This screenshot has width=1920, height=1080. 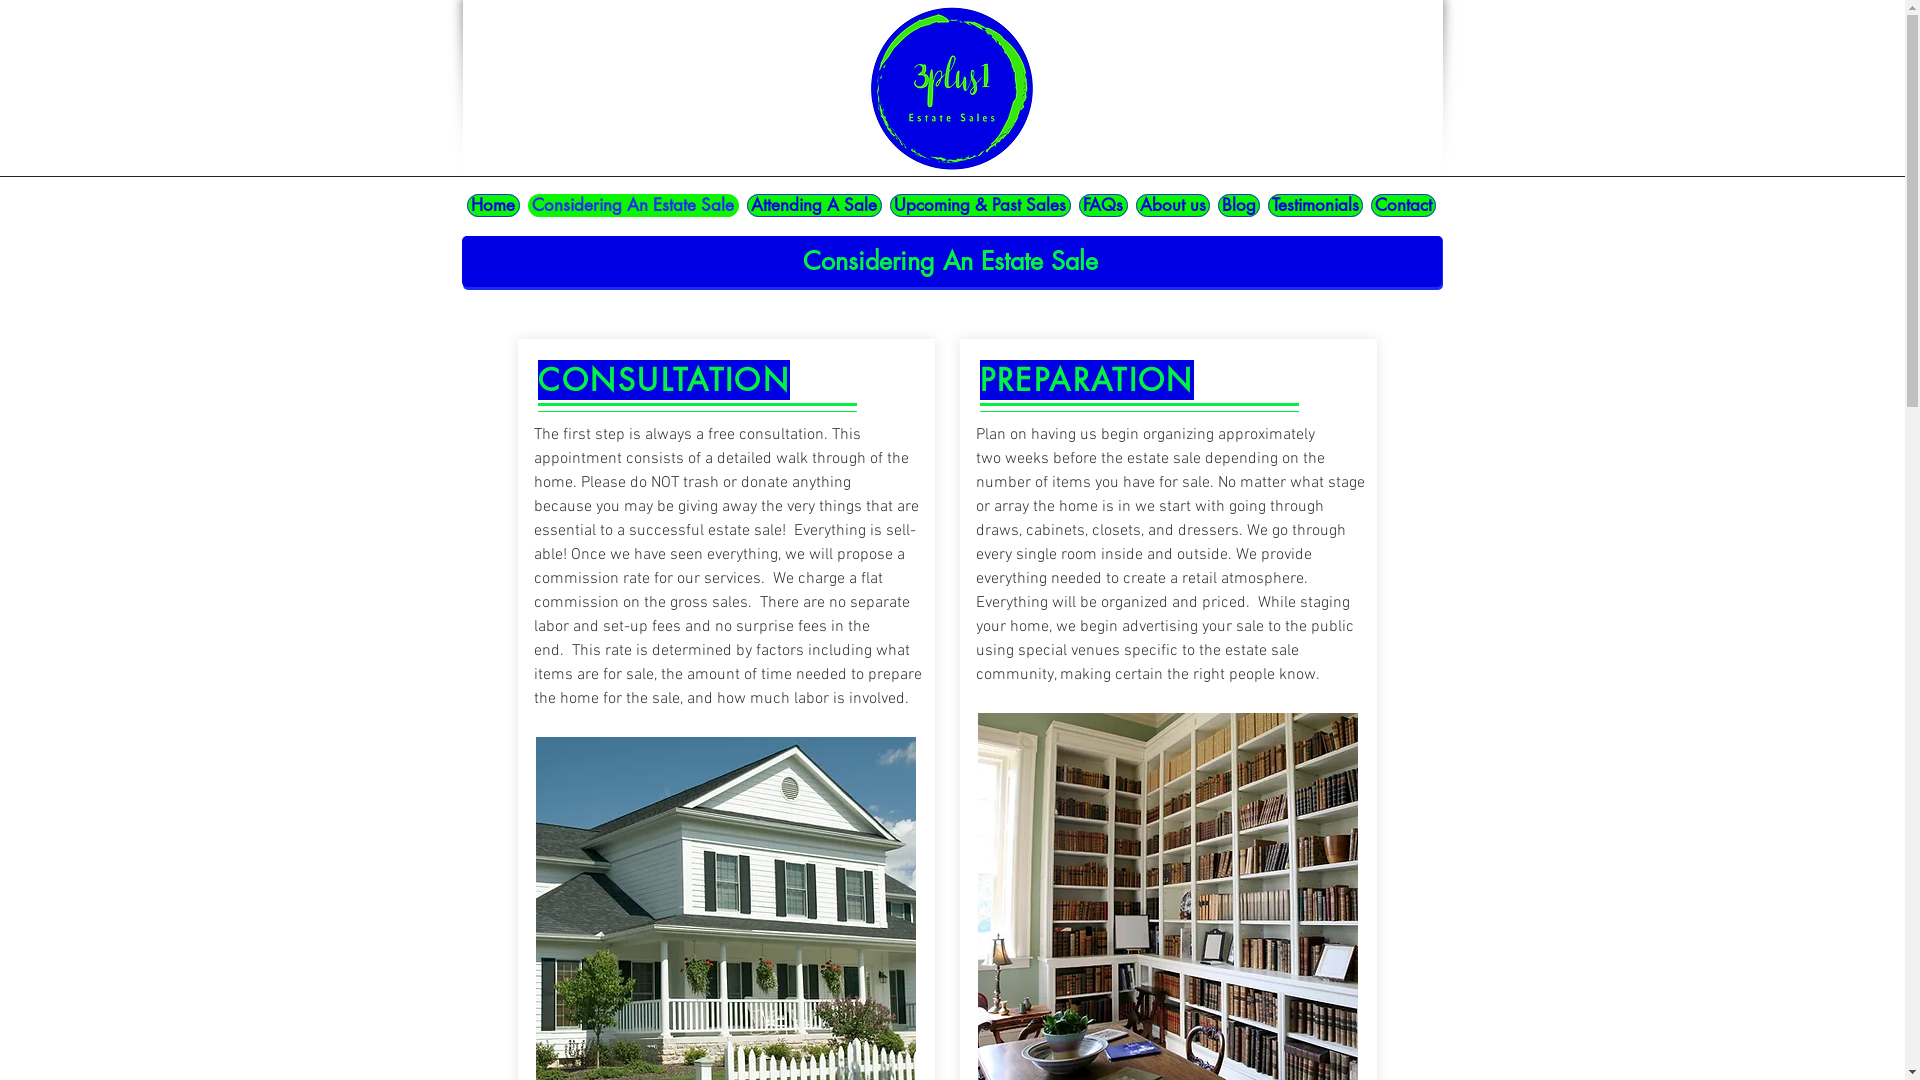 I want to click on 'Upcoming & Past Sales', so click(x=980, y=205).